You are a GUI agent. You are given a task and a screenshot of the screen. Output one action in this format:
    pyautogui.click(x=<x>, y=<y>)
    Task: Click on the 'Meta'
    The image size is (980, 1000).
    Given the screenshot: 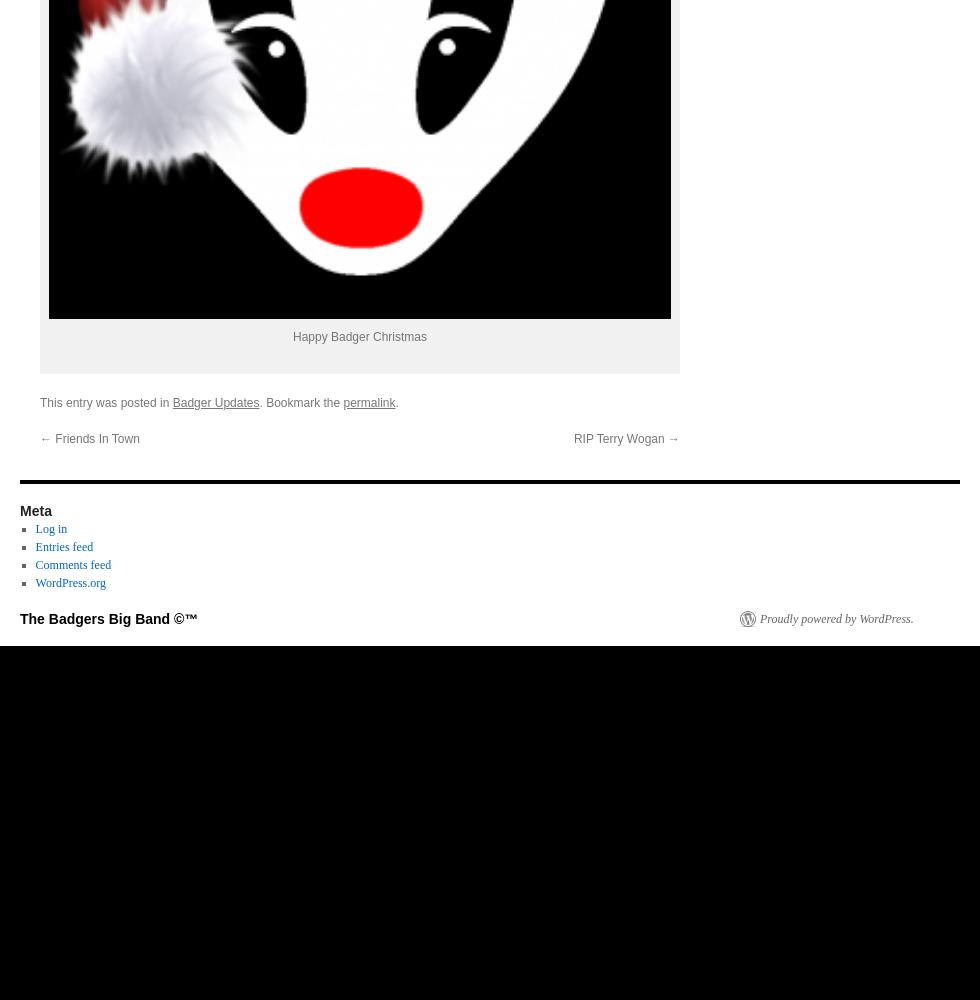 What is the action you would take?
    pyautogui.click(x=19, y=510)
    